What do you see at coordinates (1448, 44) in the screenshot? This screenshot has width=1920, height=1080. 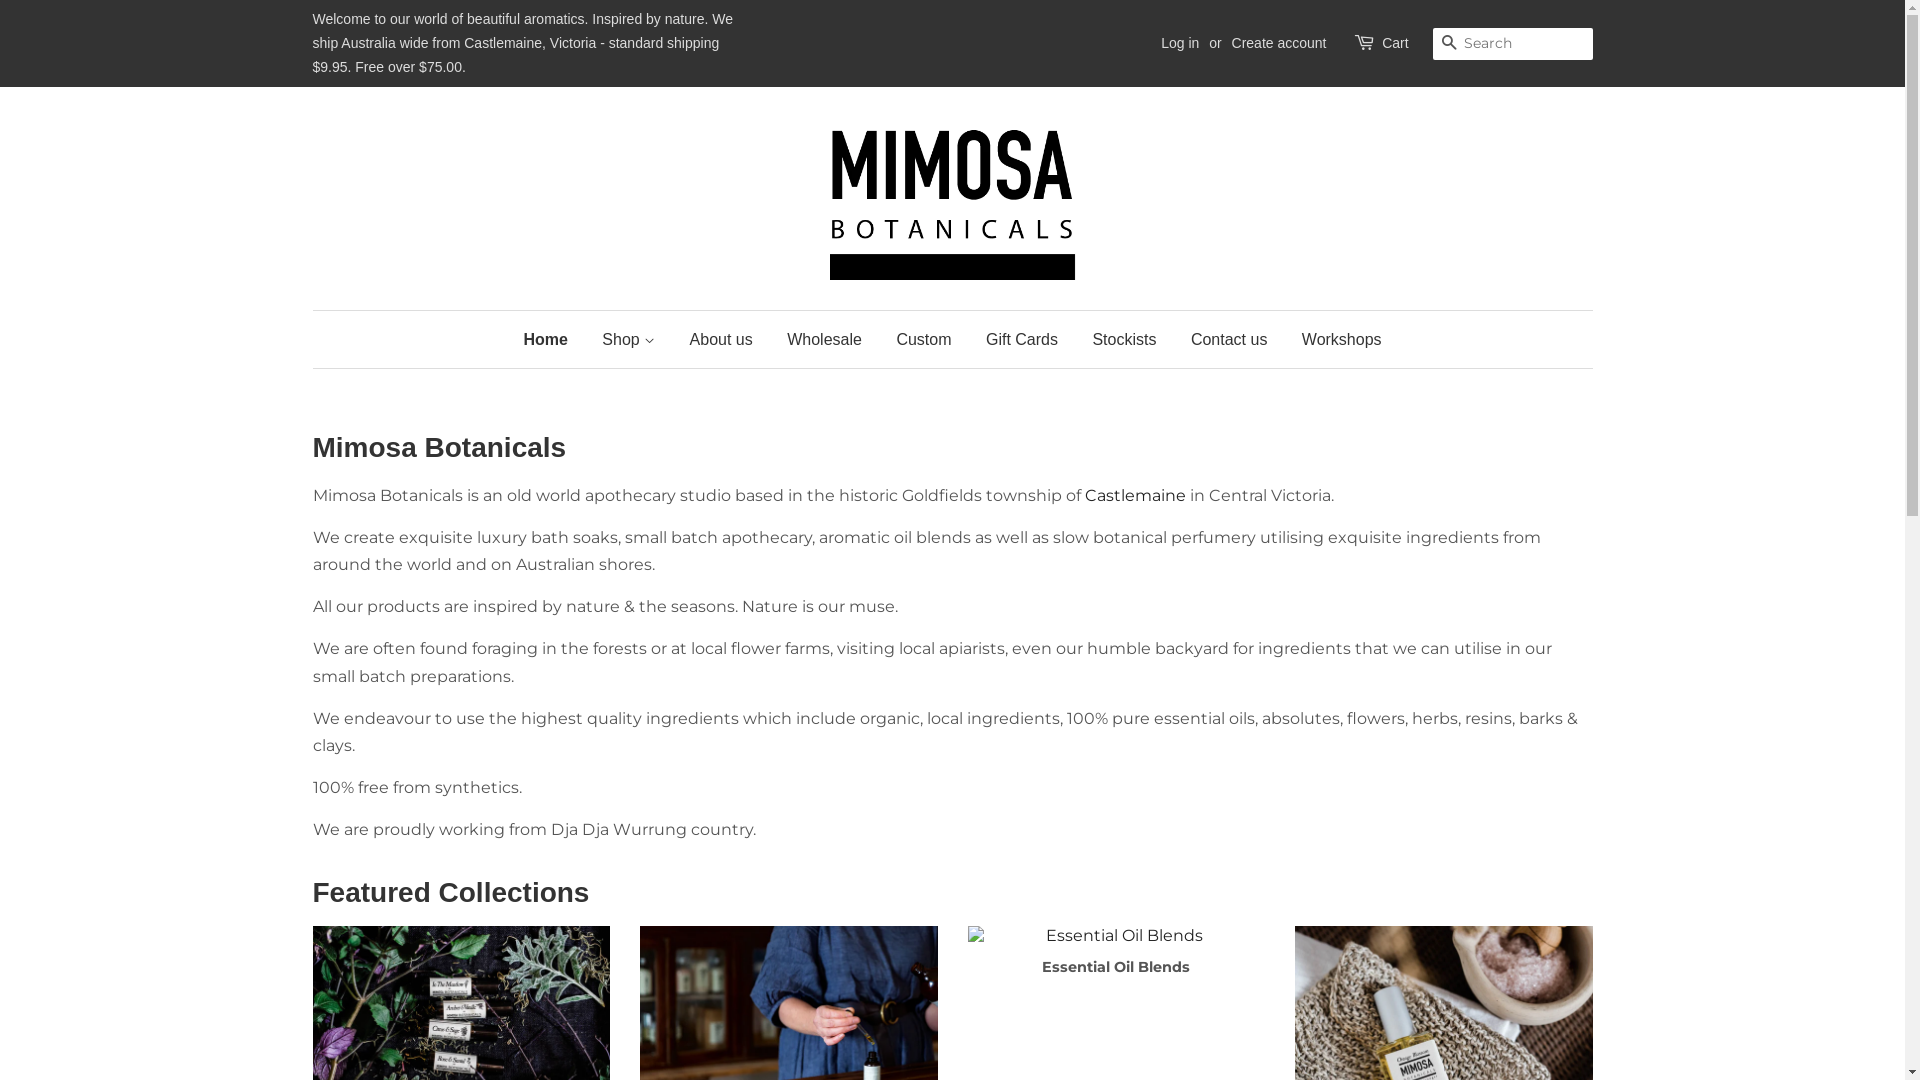 I see `'Search'` at bounding box center [1448, 44].